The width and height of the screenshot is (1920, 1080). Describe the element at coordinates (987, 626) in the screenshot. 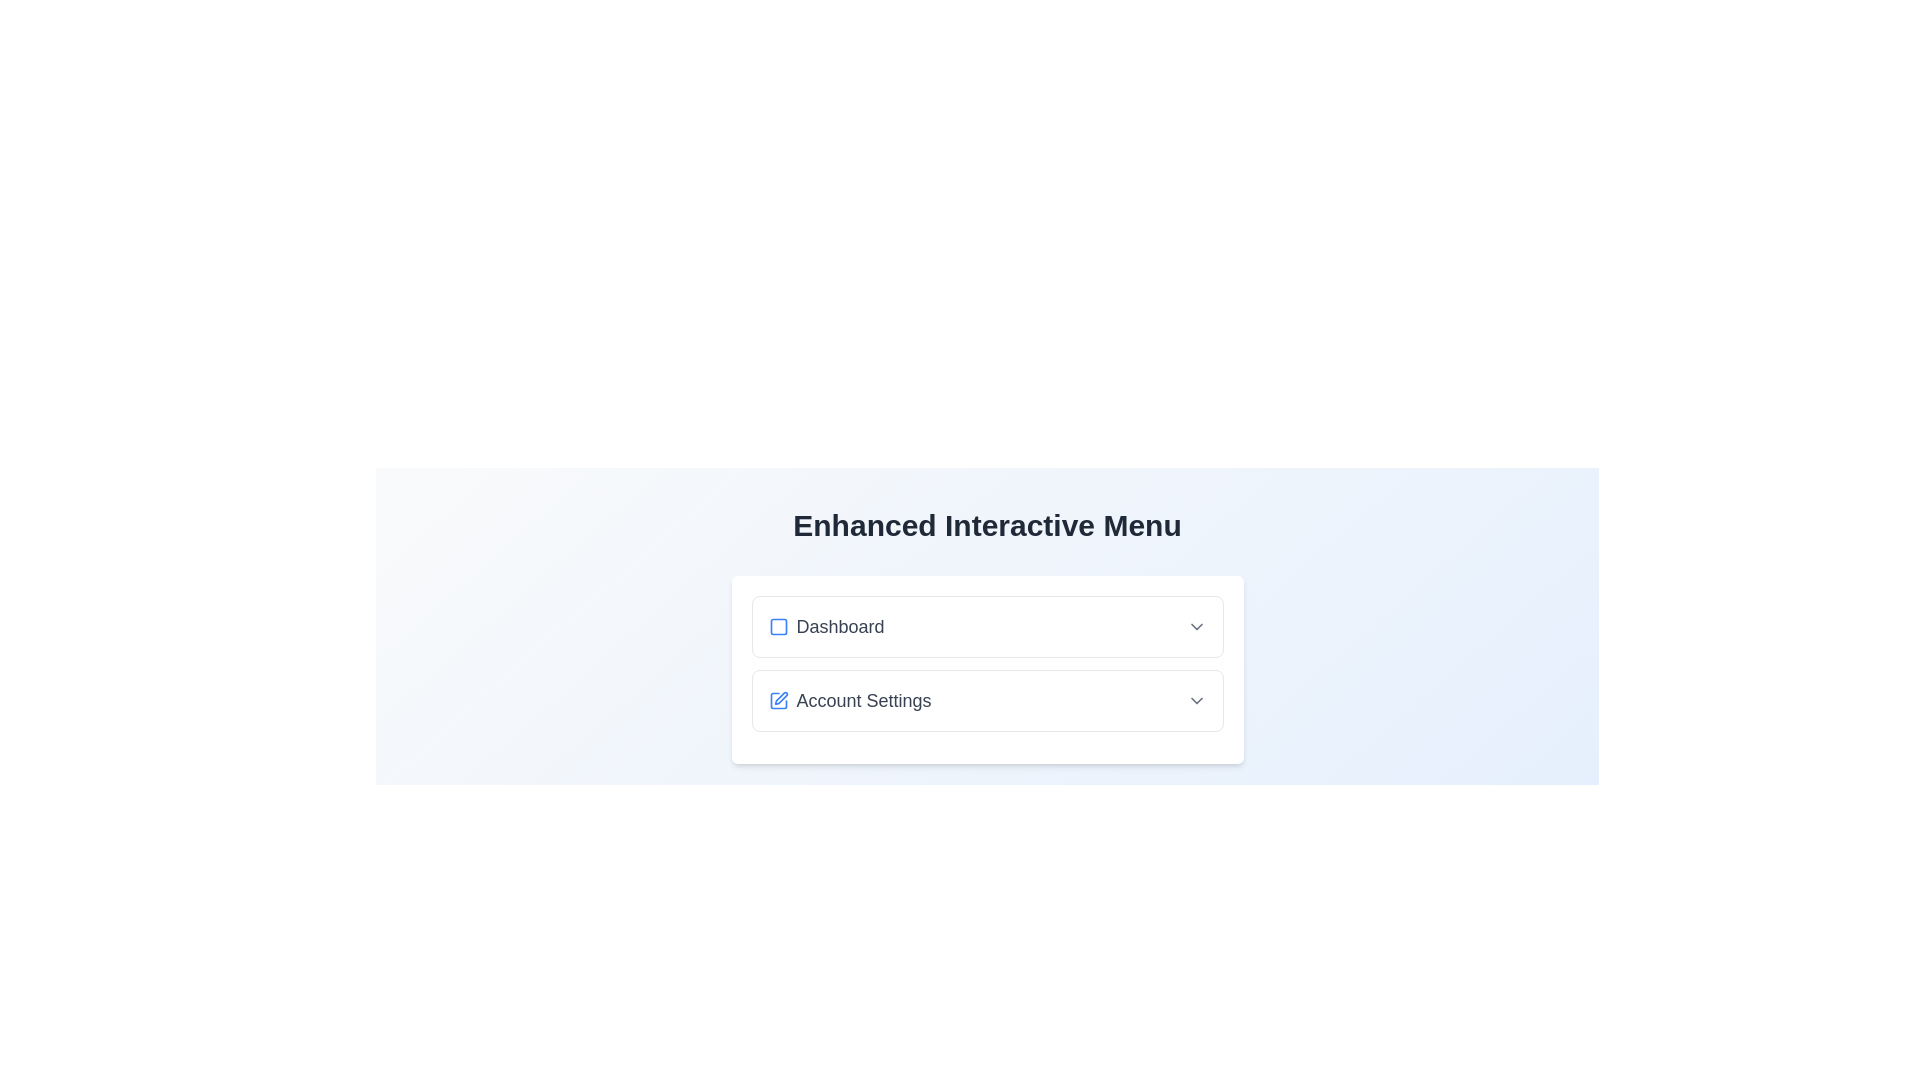

I see `the Interactive button with dropdown labeled 'Dashboard'` at that location.